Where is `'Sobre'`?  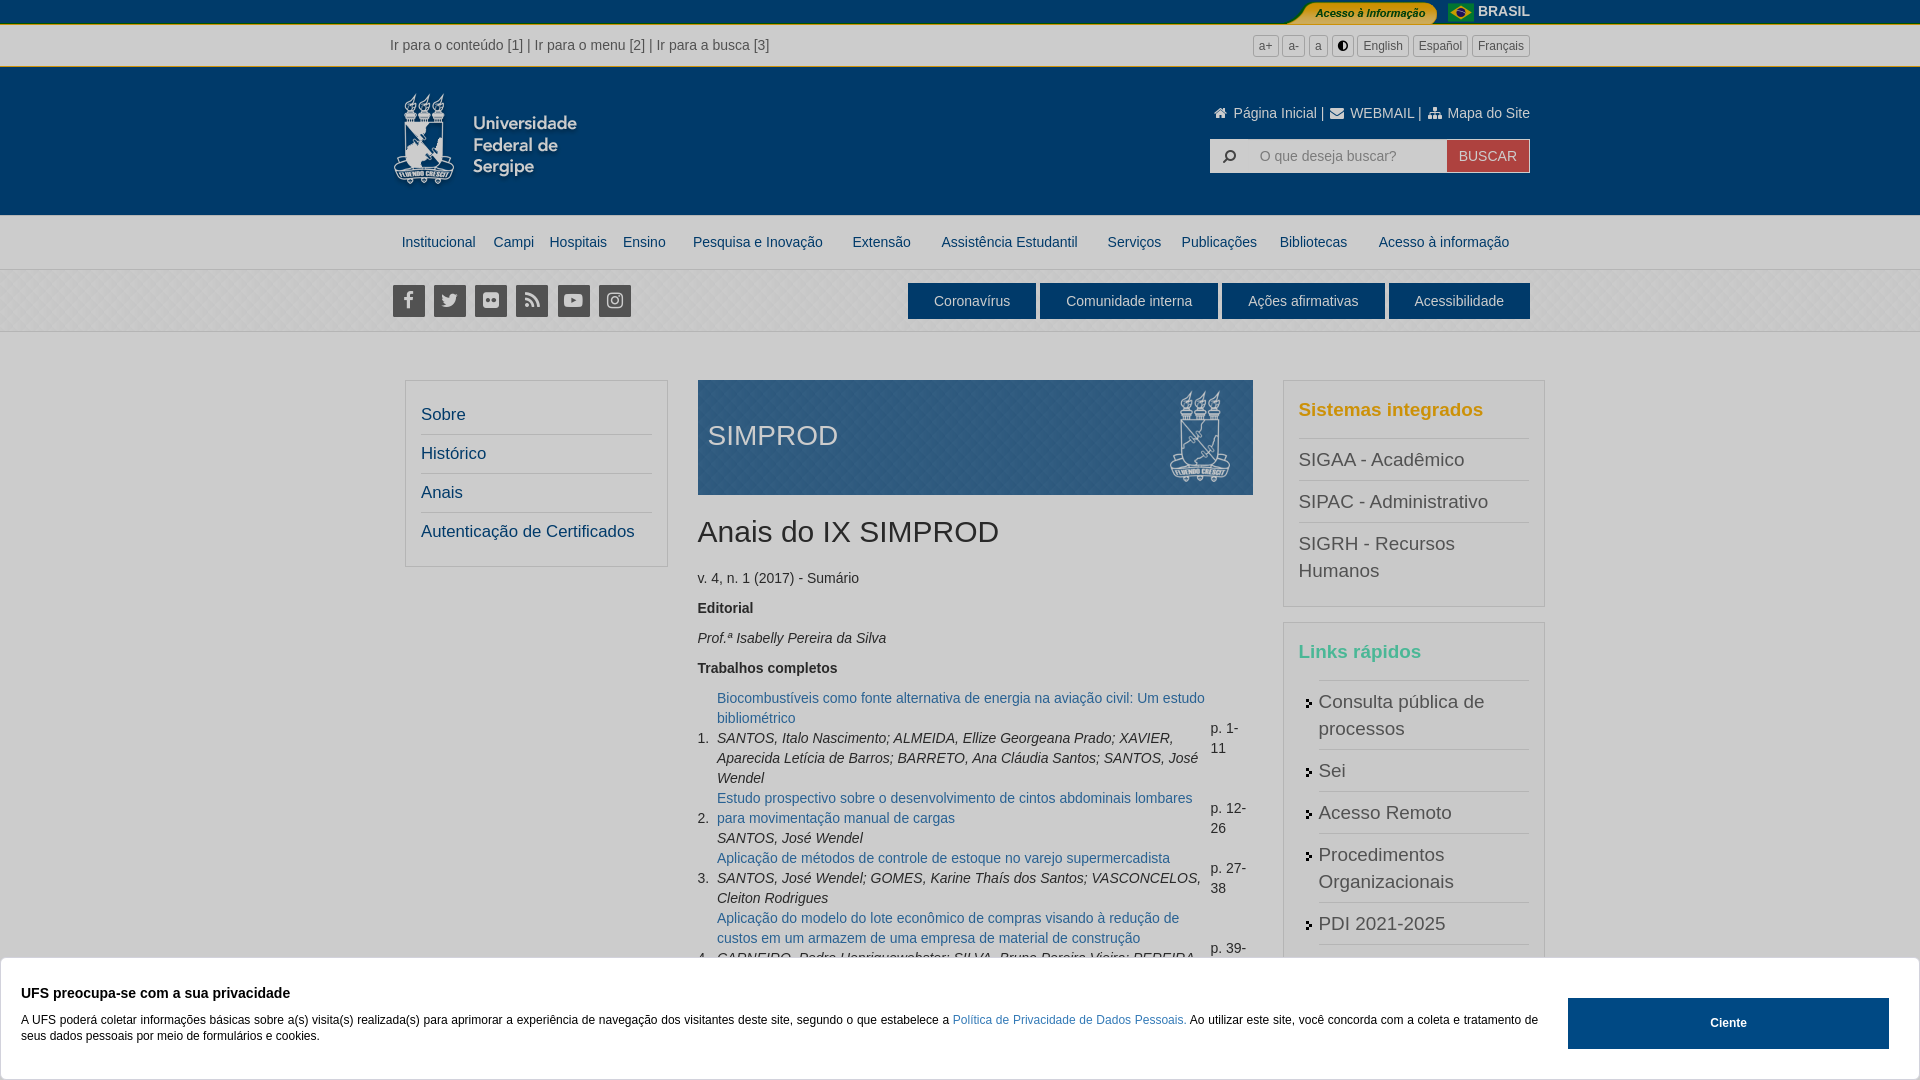 'Sobre' is located at coordinates (442, 414).